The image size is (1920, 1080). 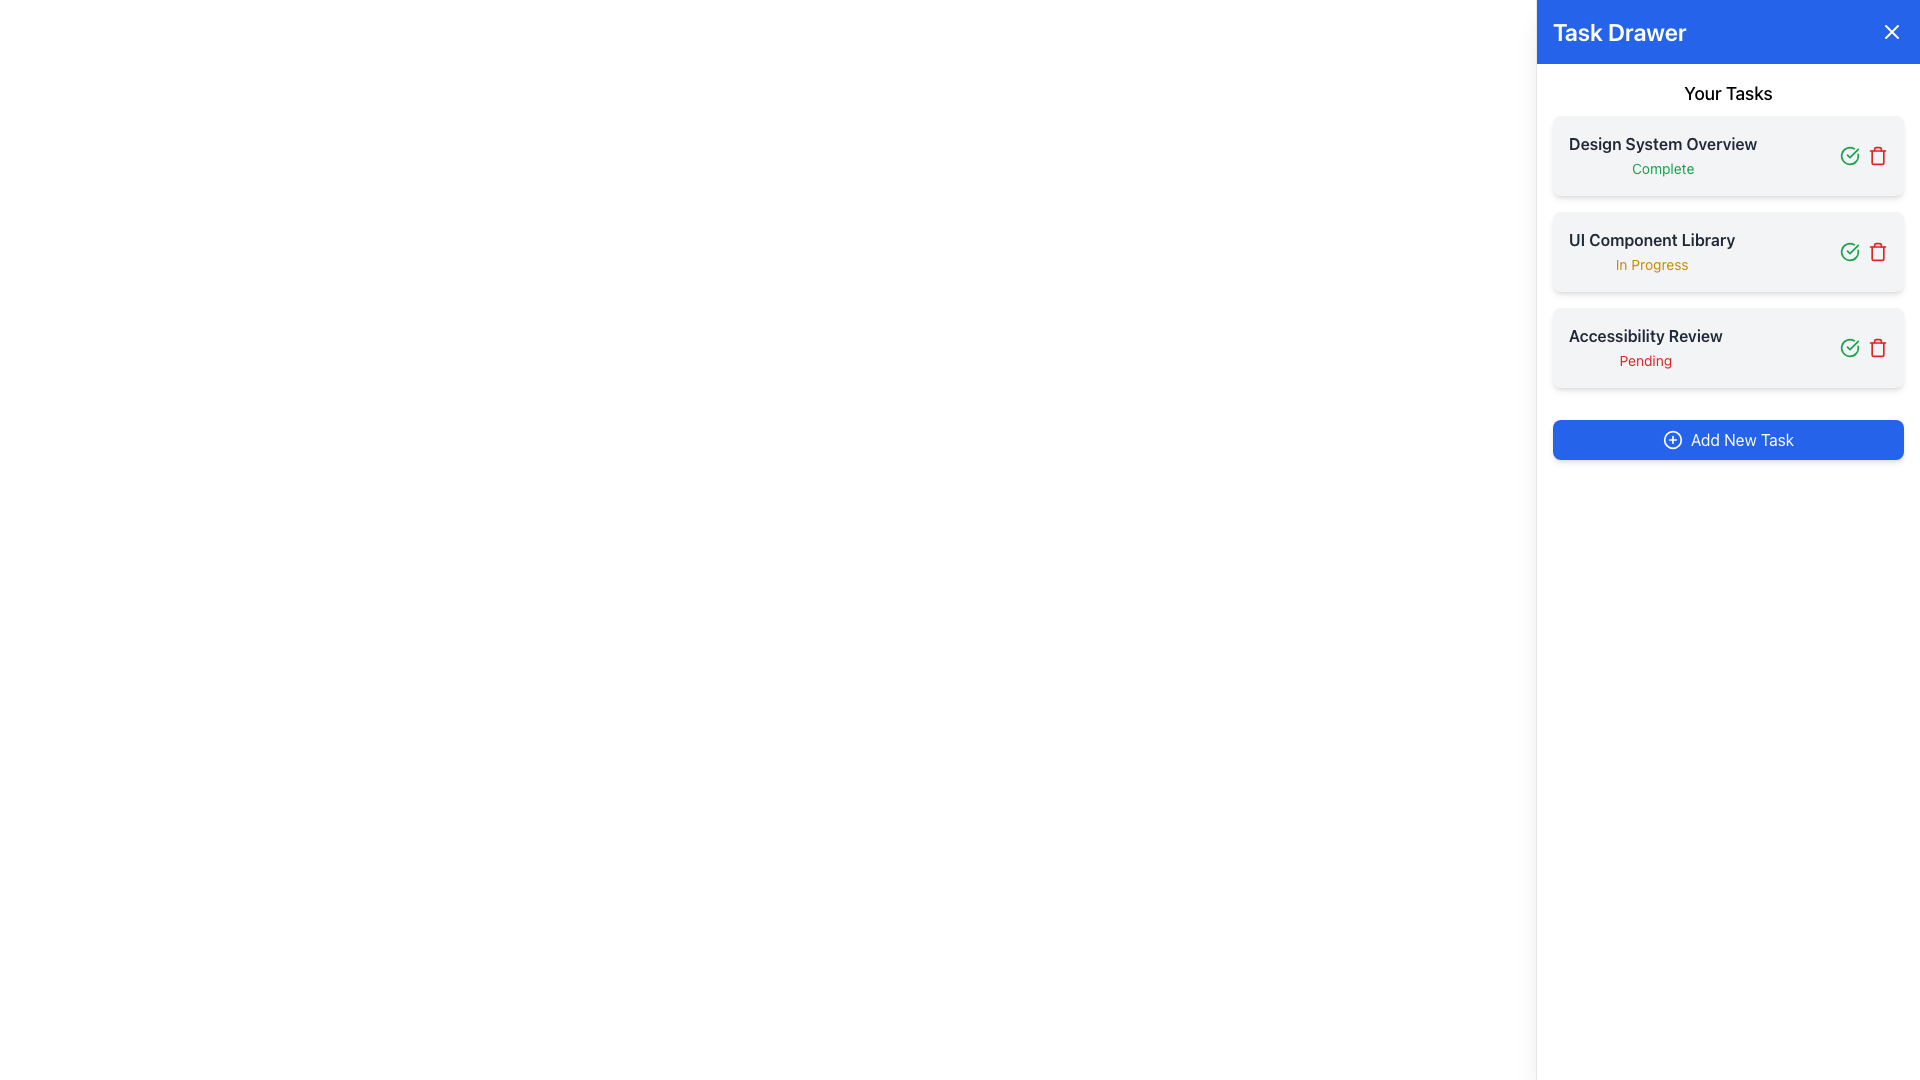 I want to click on the bolded header text 'Task Drawer' which is styled with a white color on a blue background, located at the top of the vertical panel, so click(x=1619, y=31).